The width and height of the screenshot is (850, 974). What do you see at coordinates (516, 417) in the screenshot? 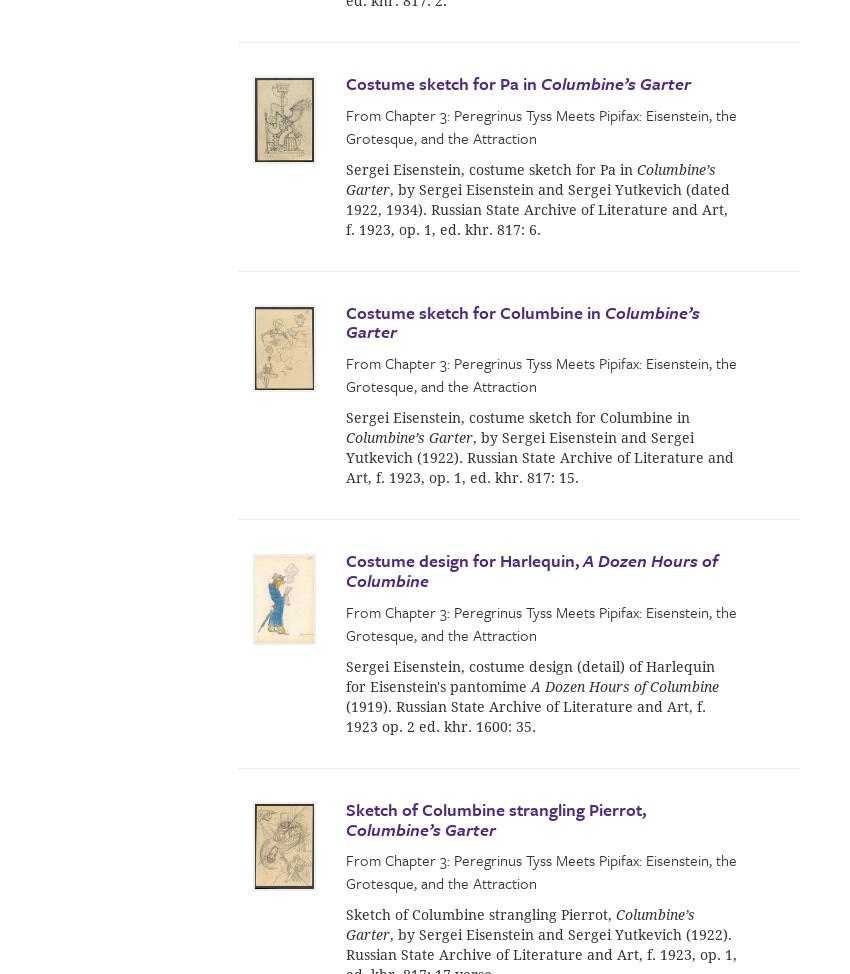
I see `'Sergei Eisenstein, costume sketch for Columbine in'` at bounding box center [516, 417].